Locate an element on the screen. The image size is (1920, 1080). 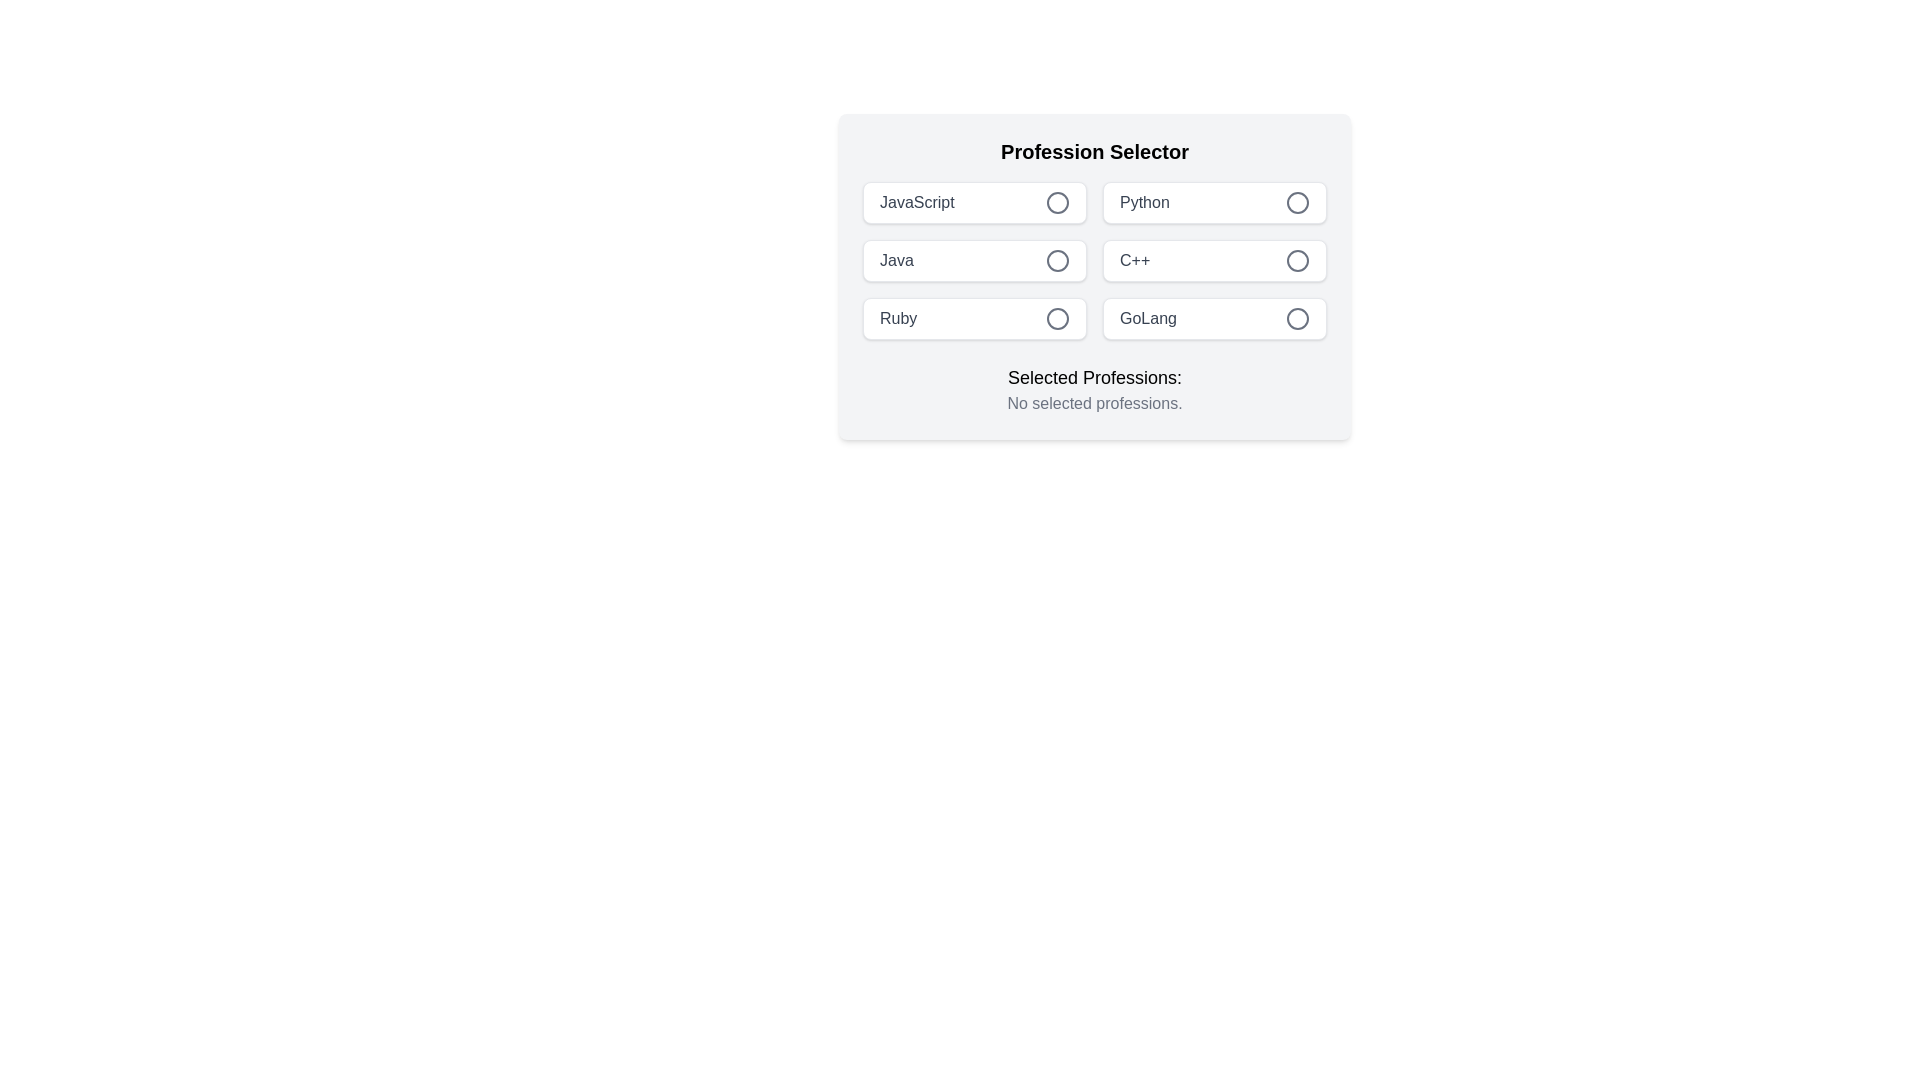
the right-hand radio button labeled 'Java' is located at coordinates (1056, 260).